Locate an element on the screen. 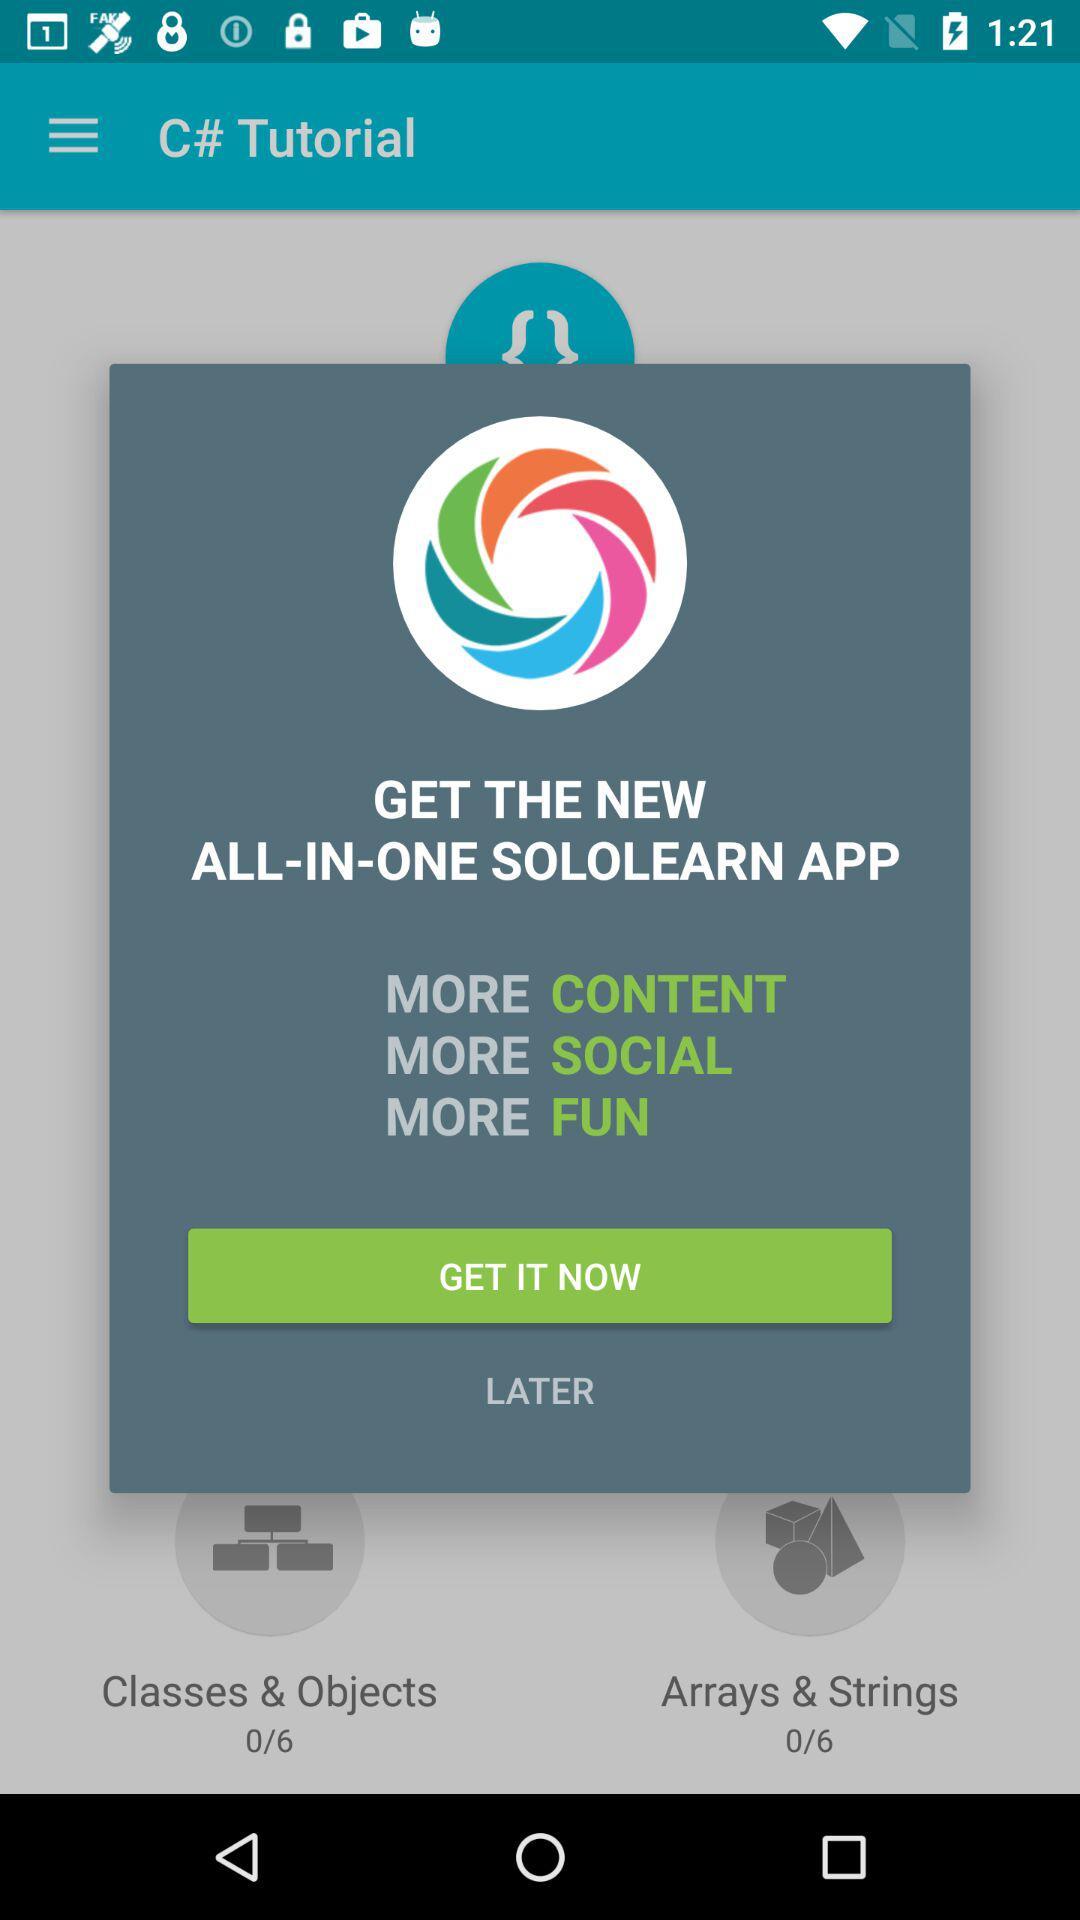 The image size is (1080, 1920). item above the later is located at coordinates (540, 1274).